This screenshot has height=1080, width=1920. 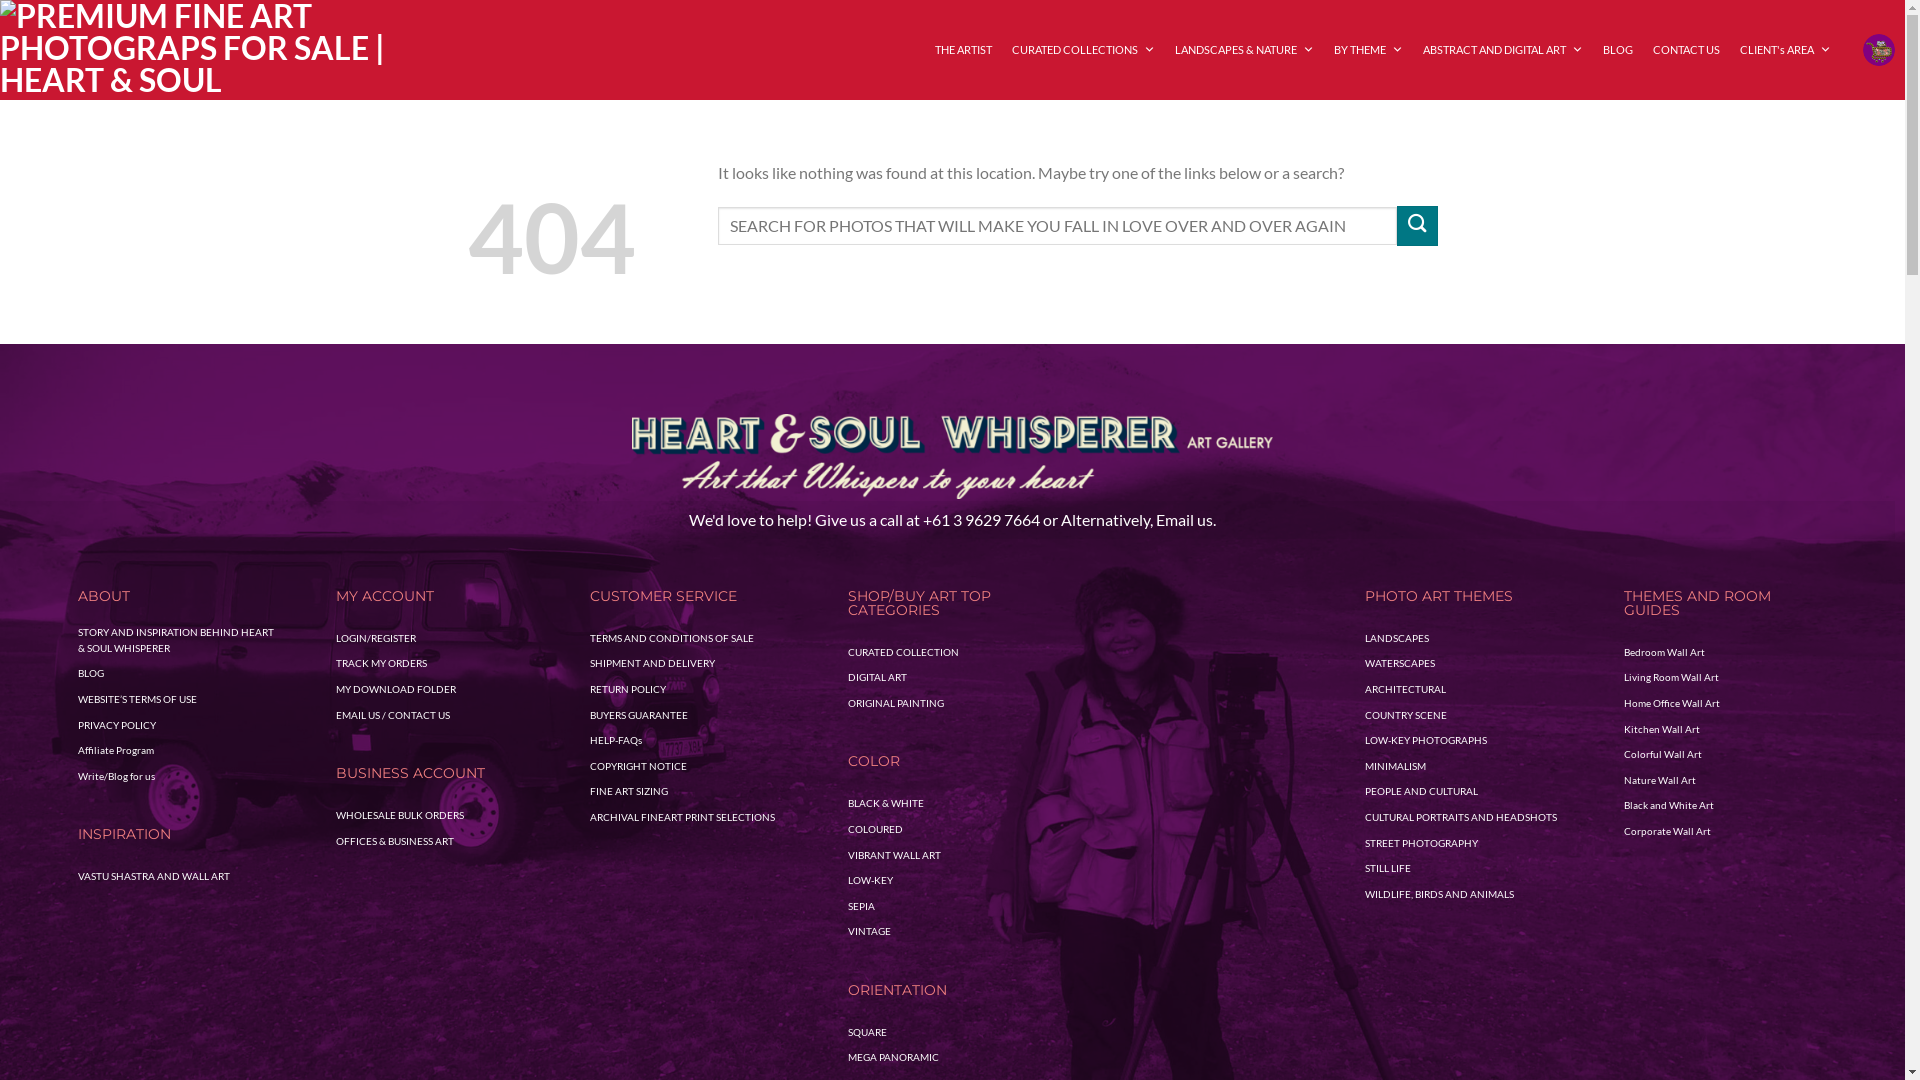 What do you see at coordinates (1363, 713) in the screenshot?
I see `'COUNTRY SCENE'` at bounding box center [1363, 713].